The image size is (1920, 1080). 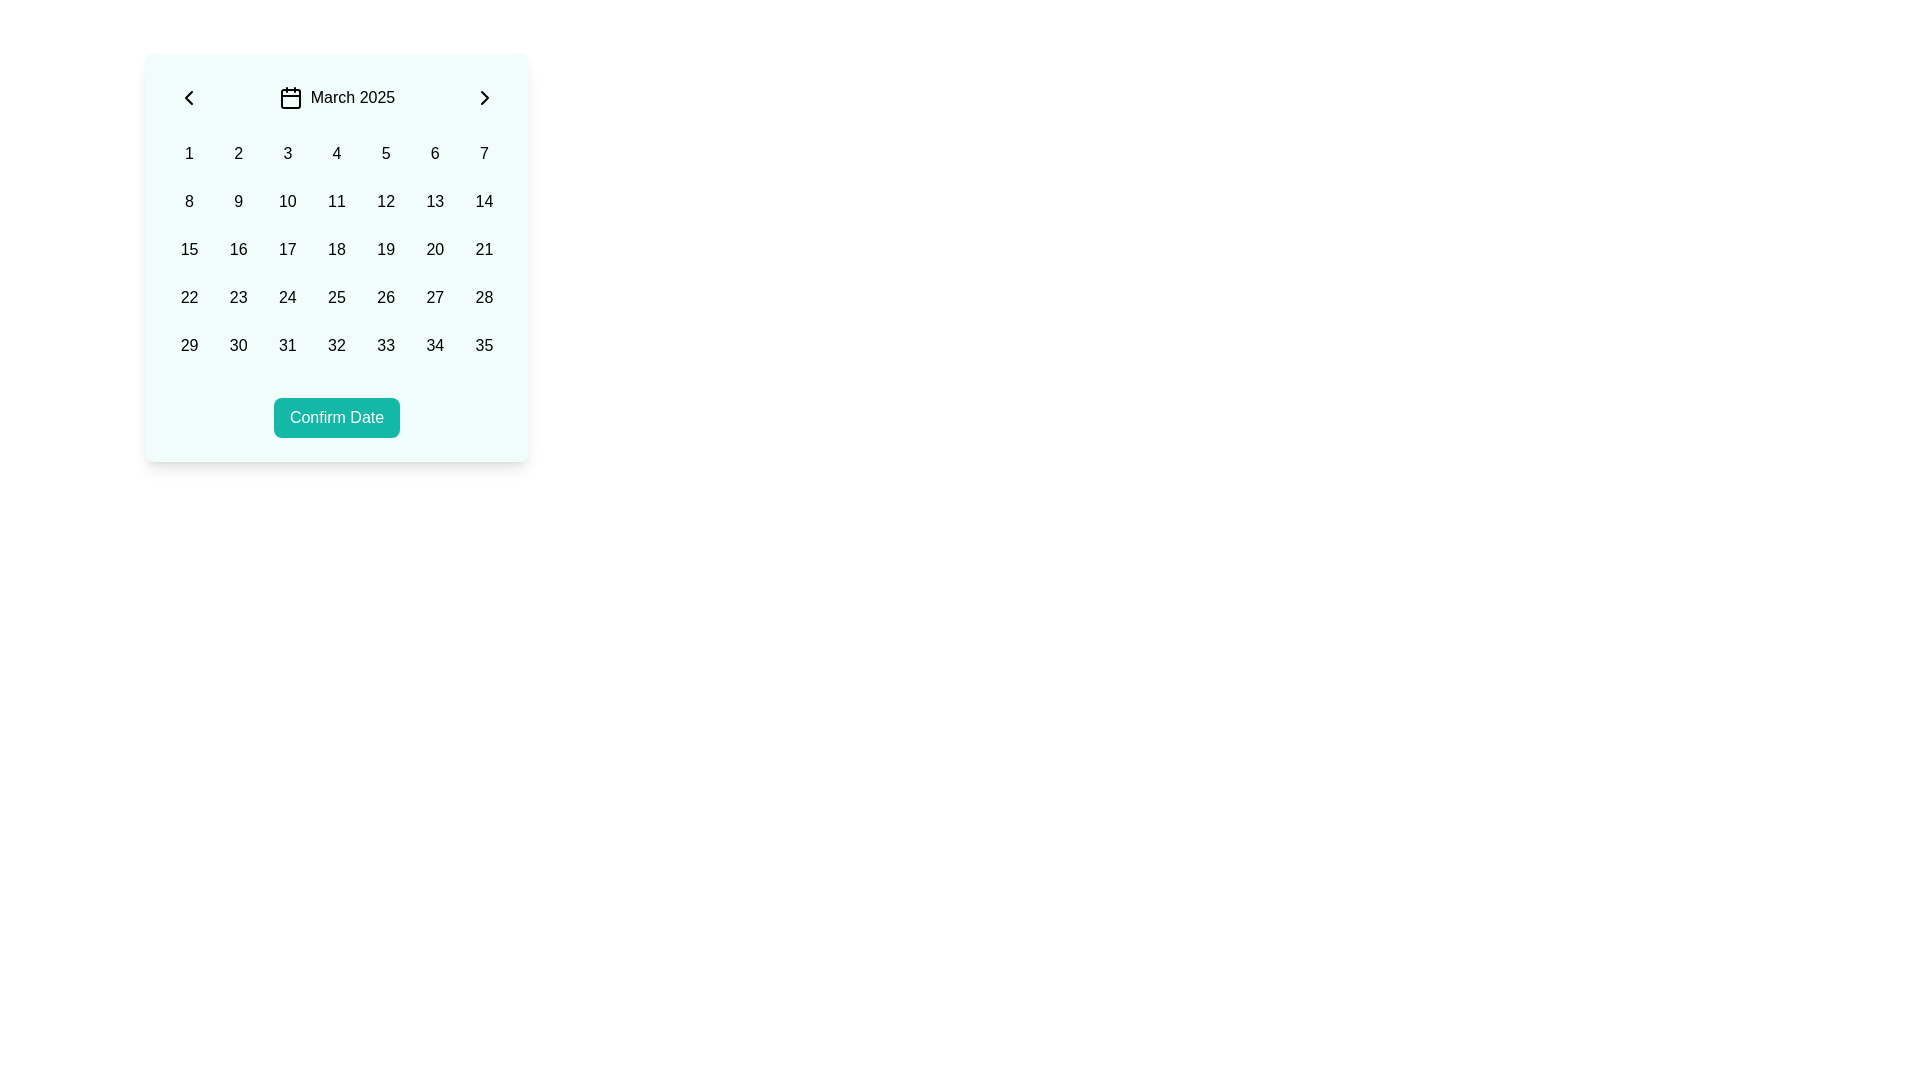 I want to click on the number 4 button in the calendar layout, so click(x=336, y=153).